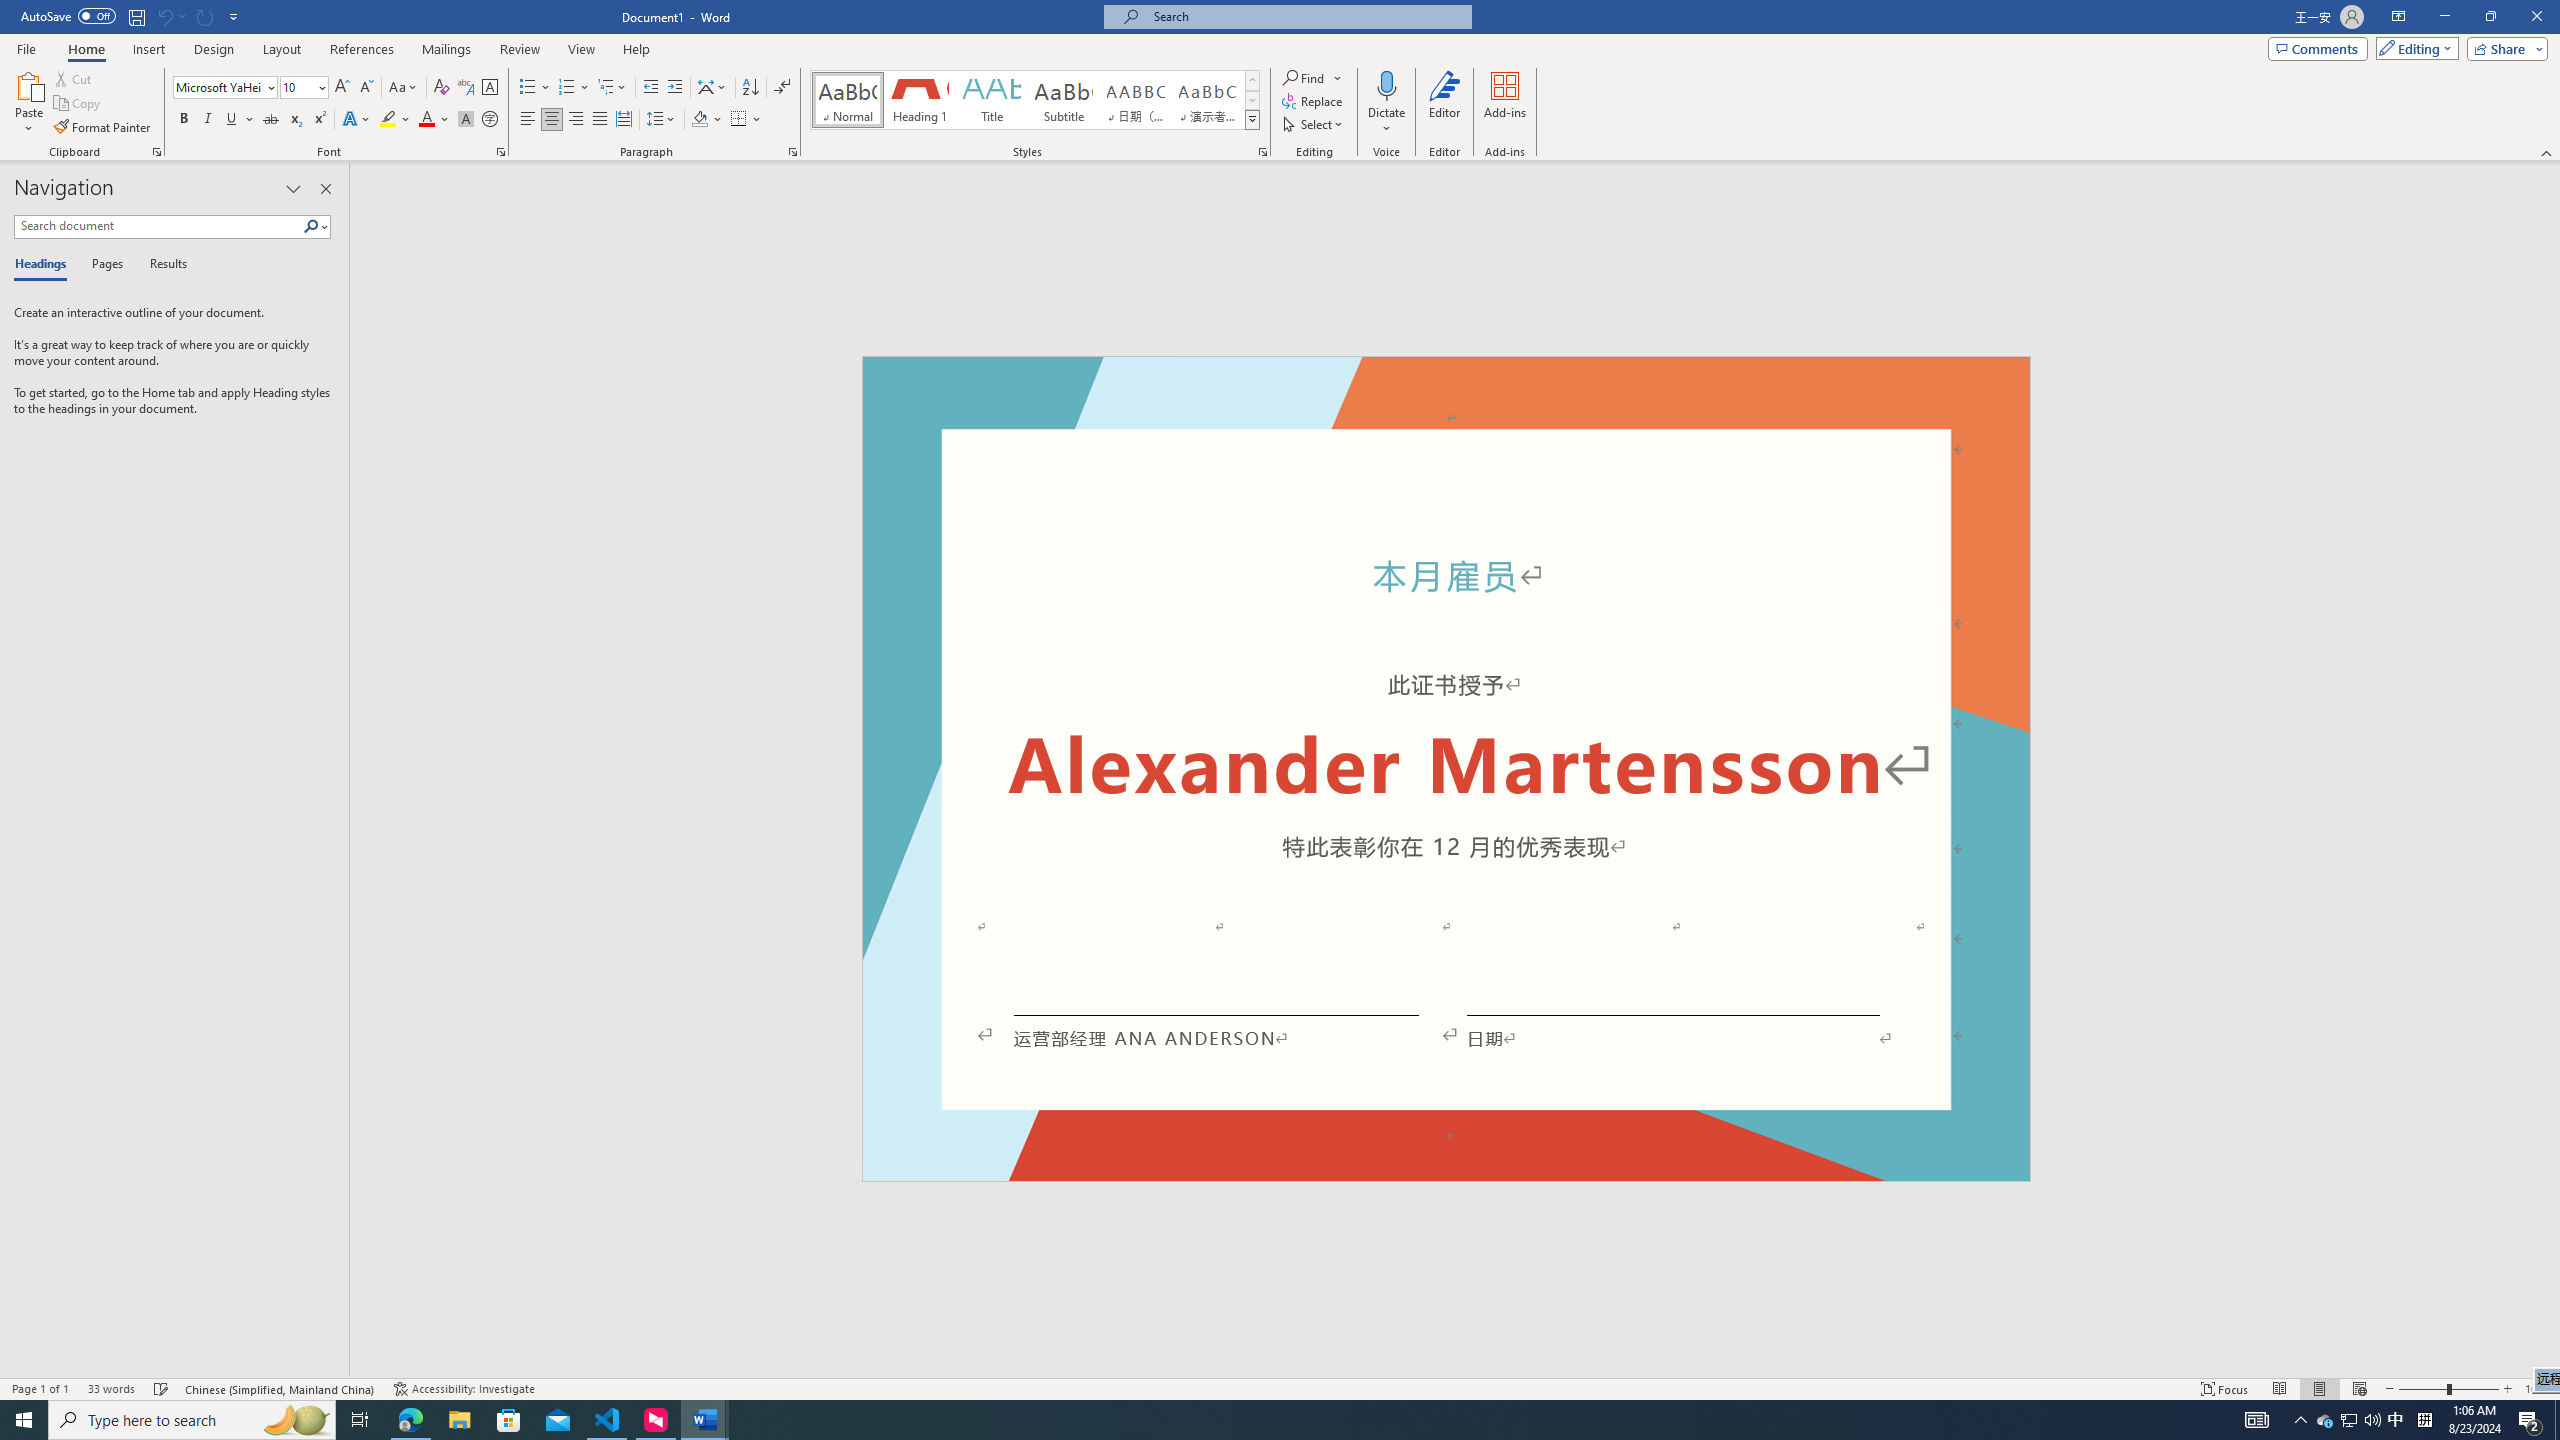  What do you see at coordinates (663, 118) in the screenshot?
I see `'Line and Paragraph Spacing'` at bounding box center [663, 118].